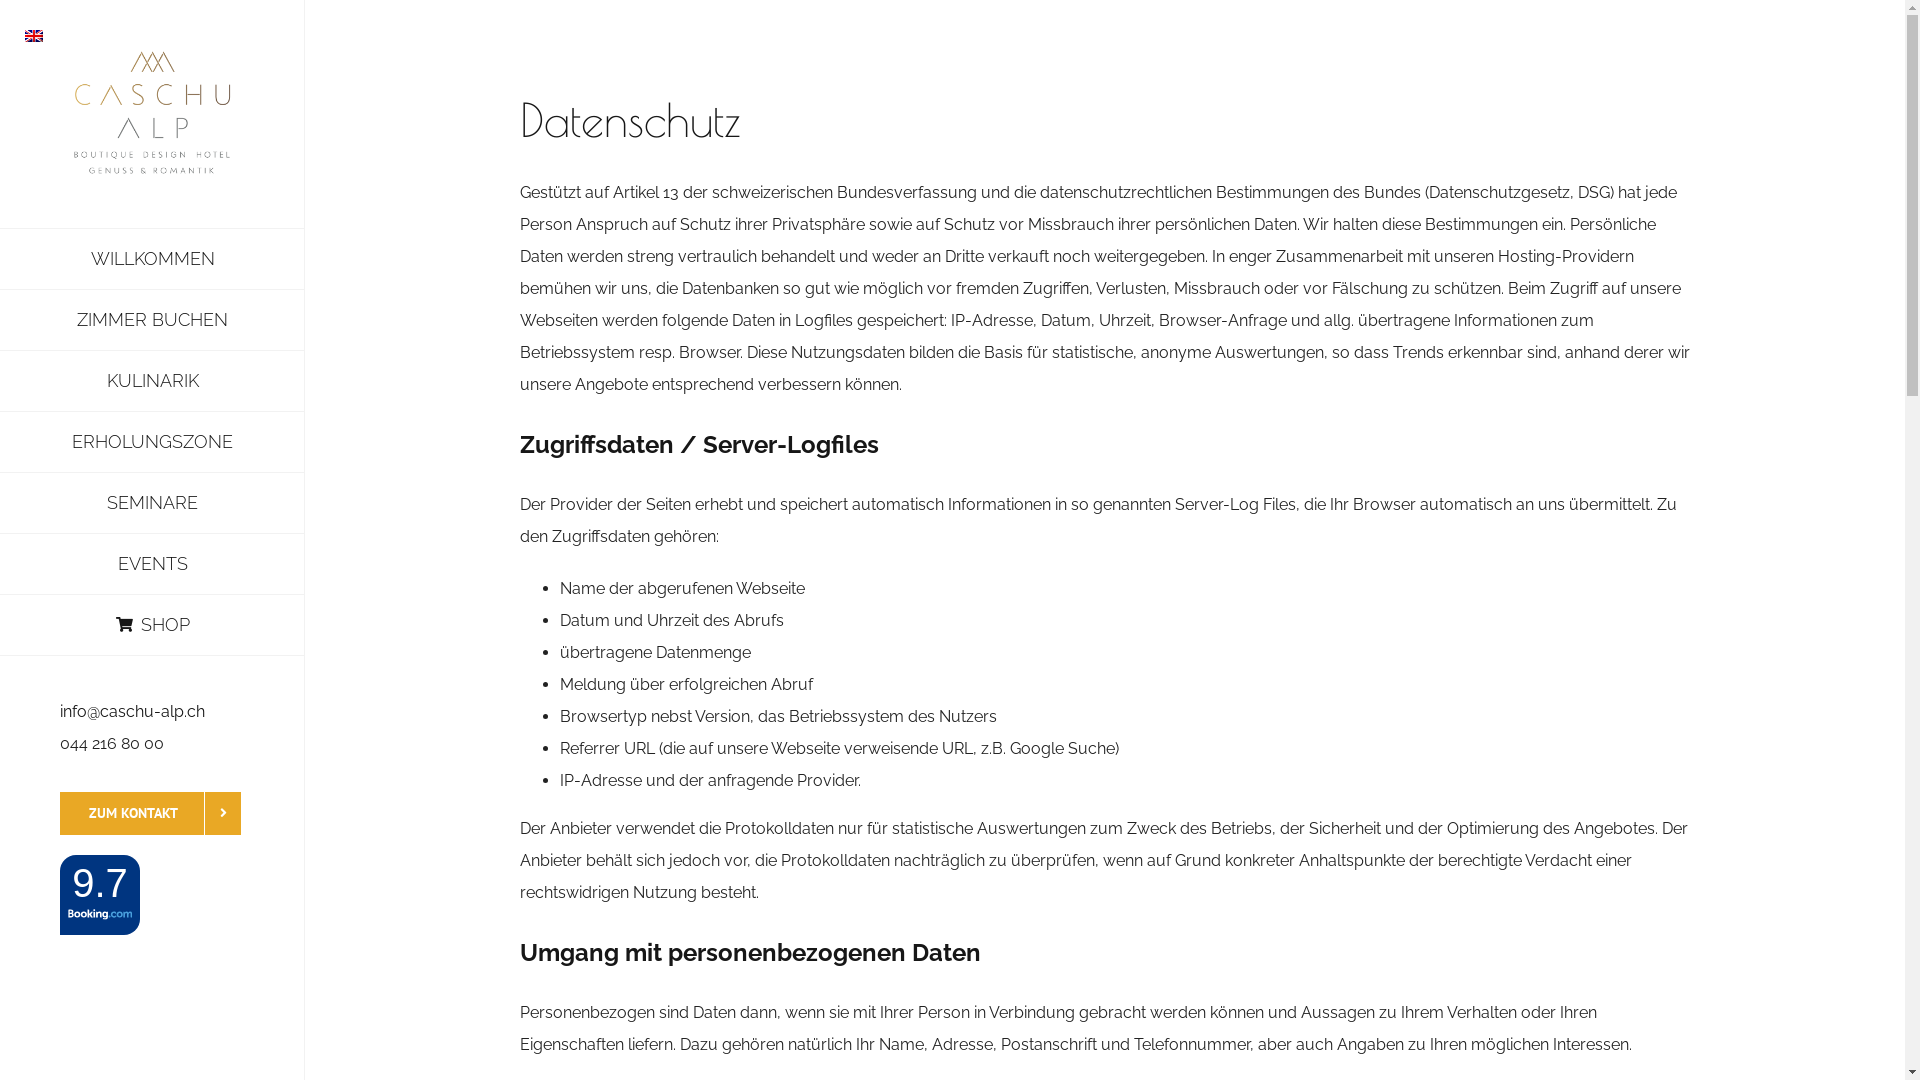 The height and width of the screenshot is (1080, 1920). Describe the element at coordinates (151, 441) in the screenshot. I see `'ERHOLUNGSZONE'` at that location.